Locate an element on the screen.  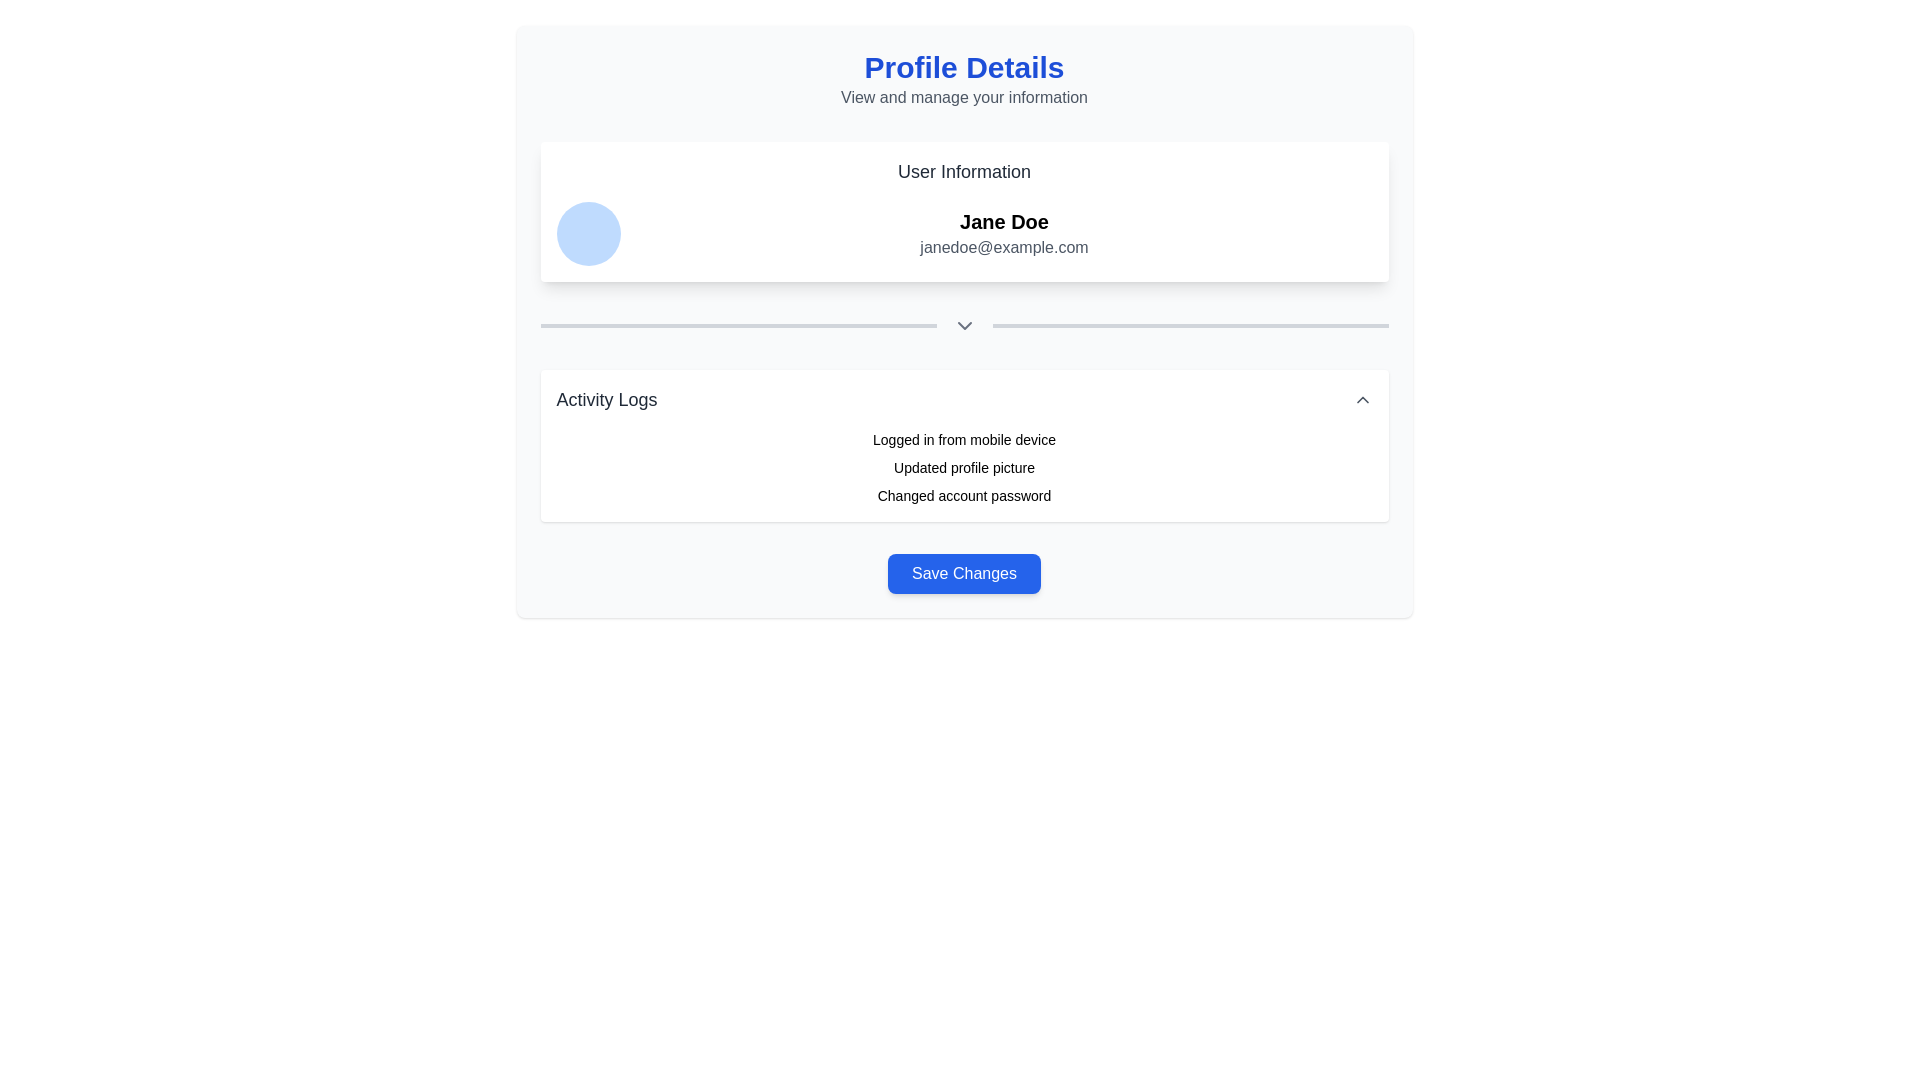
the Text Display Section located below the user information section showing 'Jane Doe' and 'janedoe@example.com' is located at coordinates (964, 445).